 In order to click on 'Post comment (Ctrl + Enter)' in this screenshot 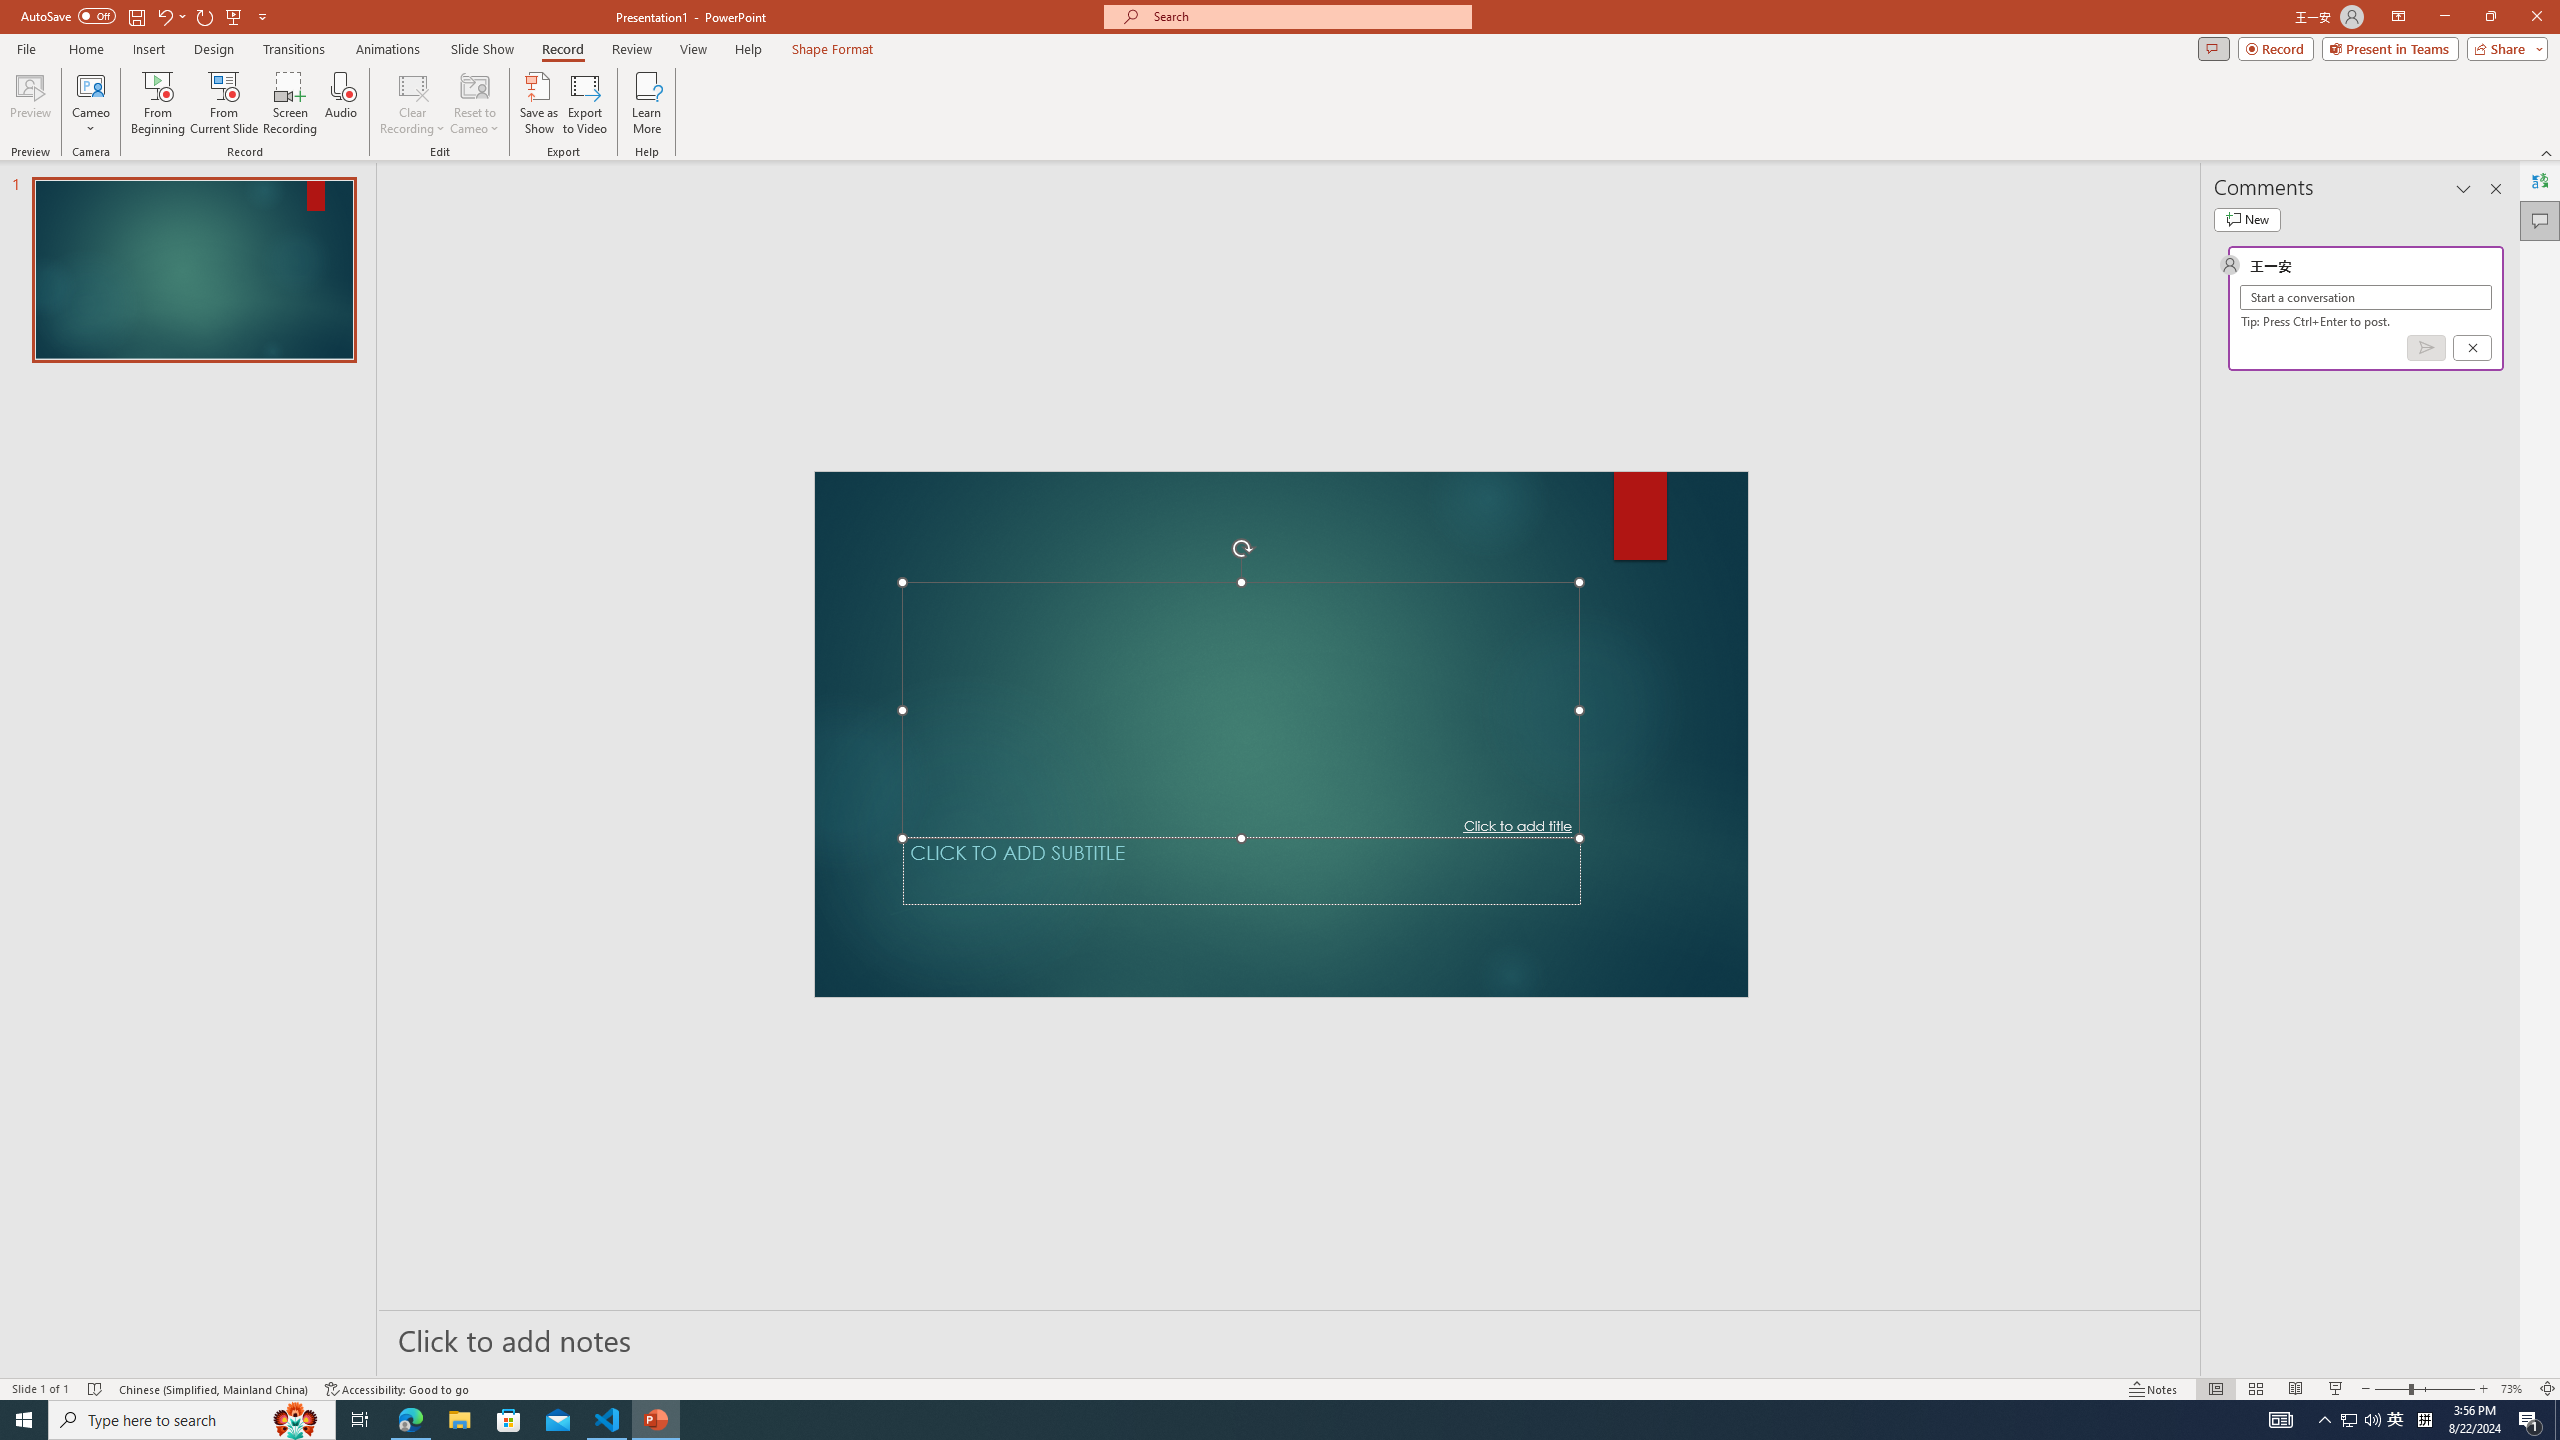, I will do `click(2425, 348)`.